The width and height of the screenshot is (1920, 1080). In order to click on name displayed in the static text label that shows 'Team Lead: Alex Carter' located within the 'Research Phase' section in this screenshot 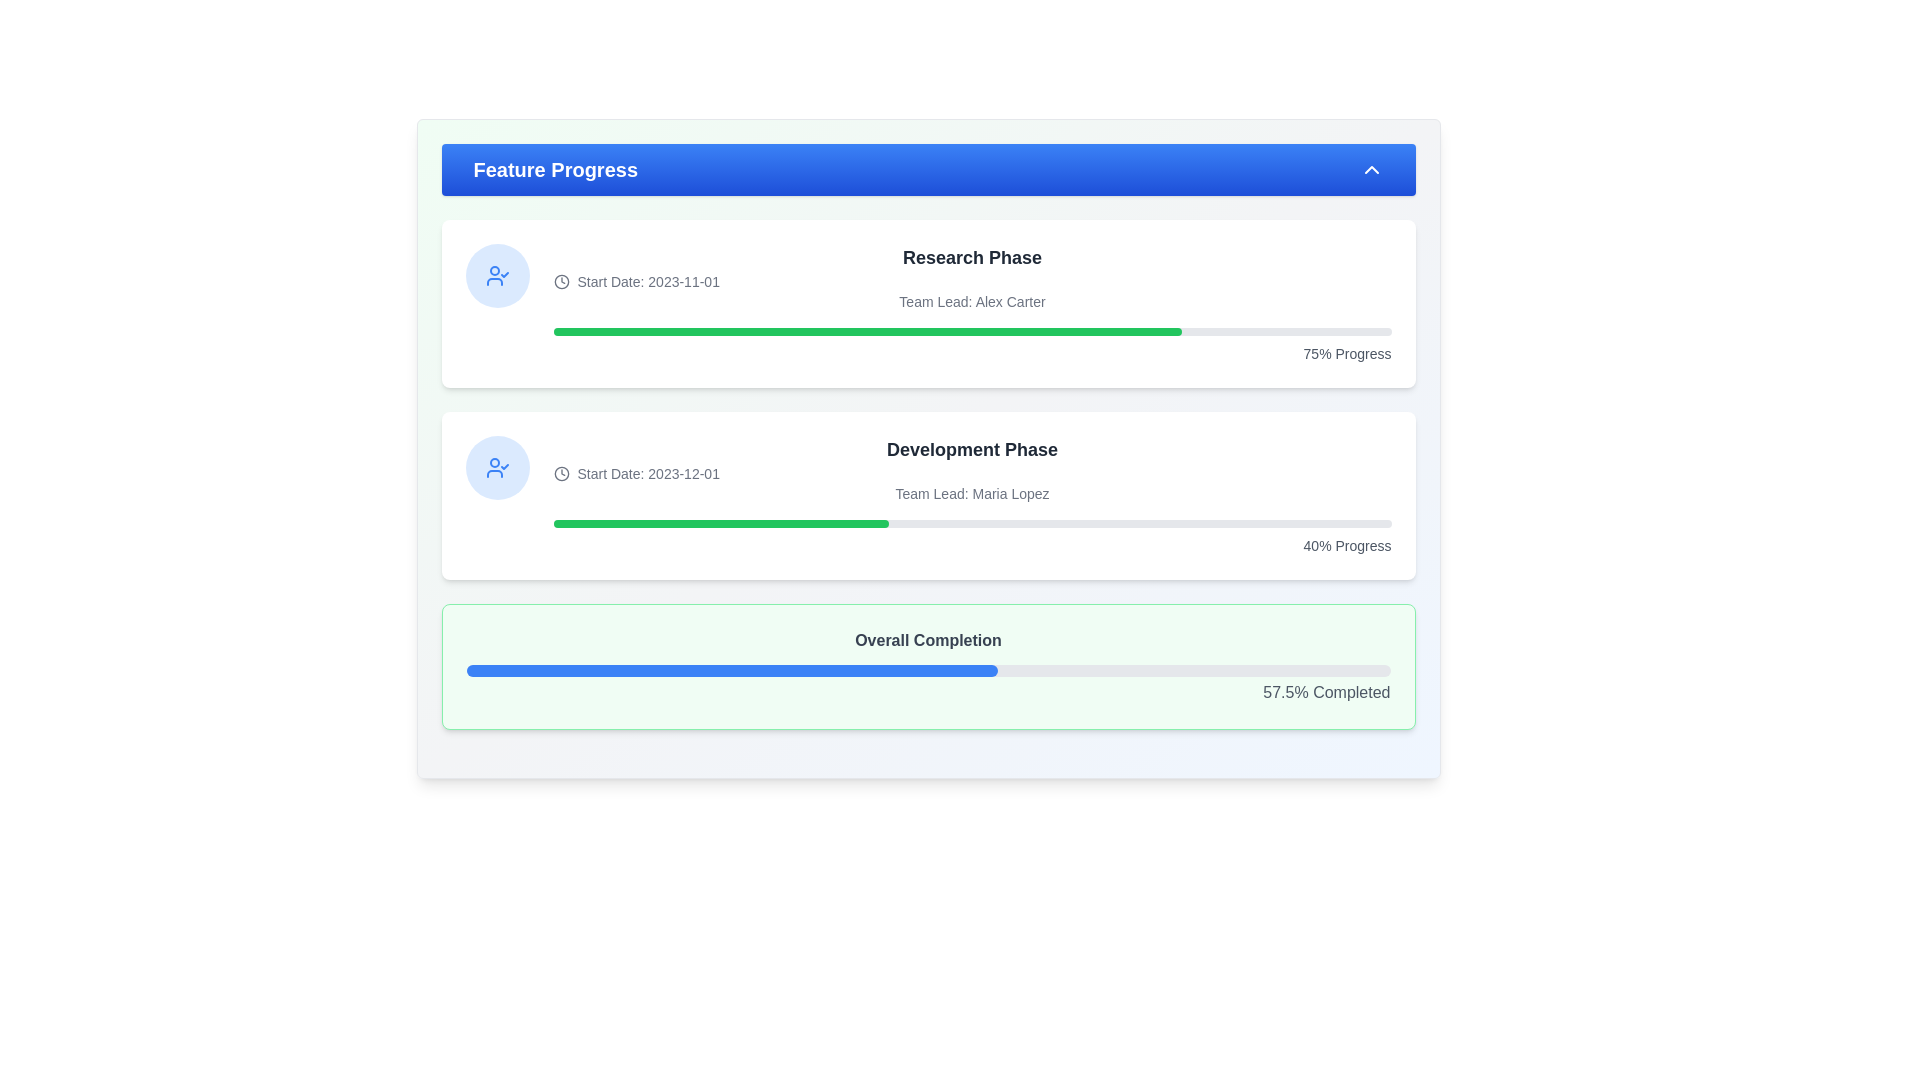, I will do `click(972, 301)`.